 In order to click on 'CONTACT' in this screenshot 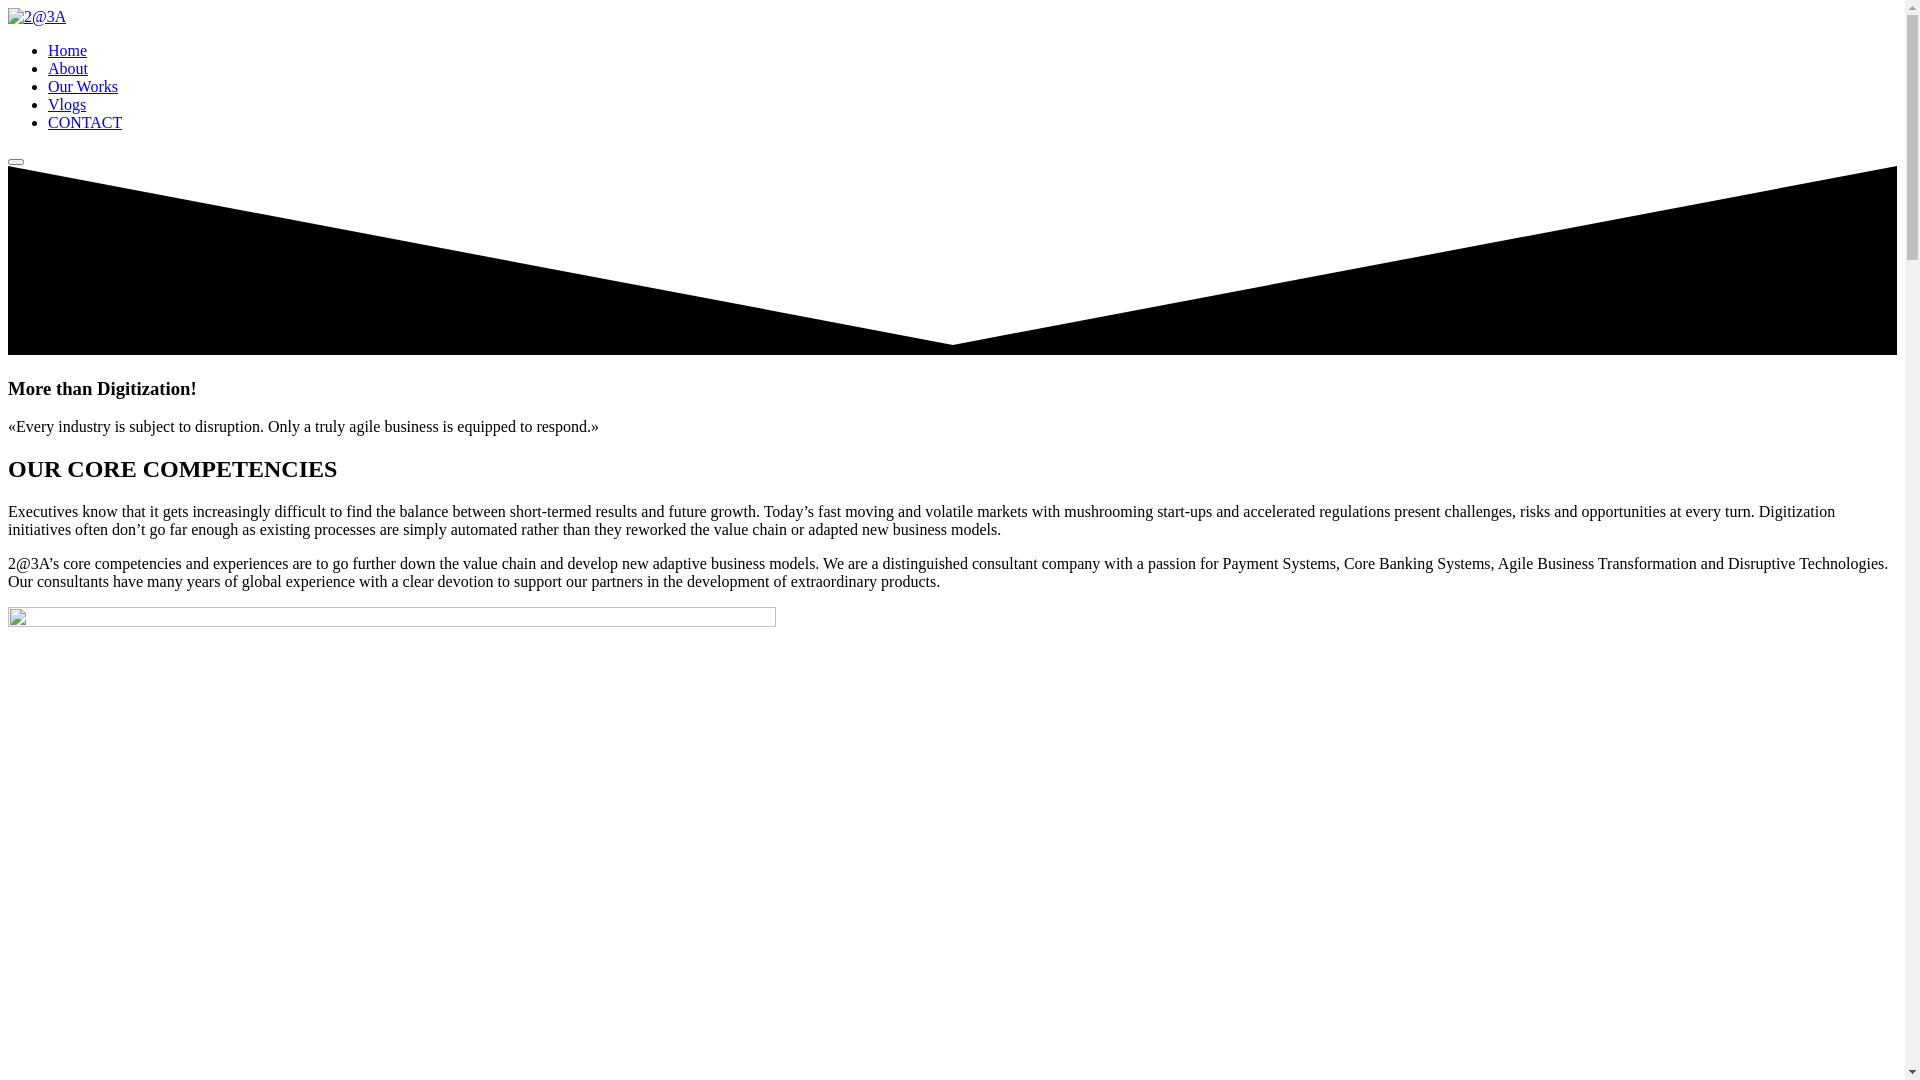, I will do `click(48, 122)`.